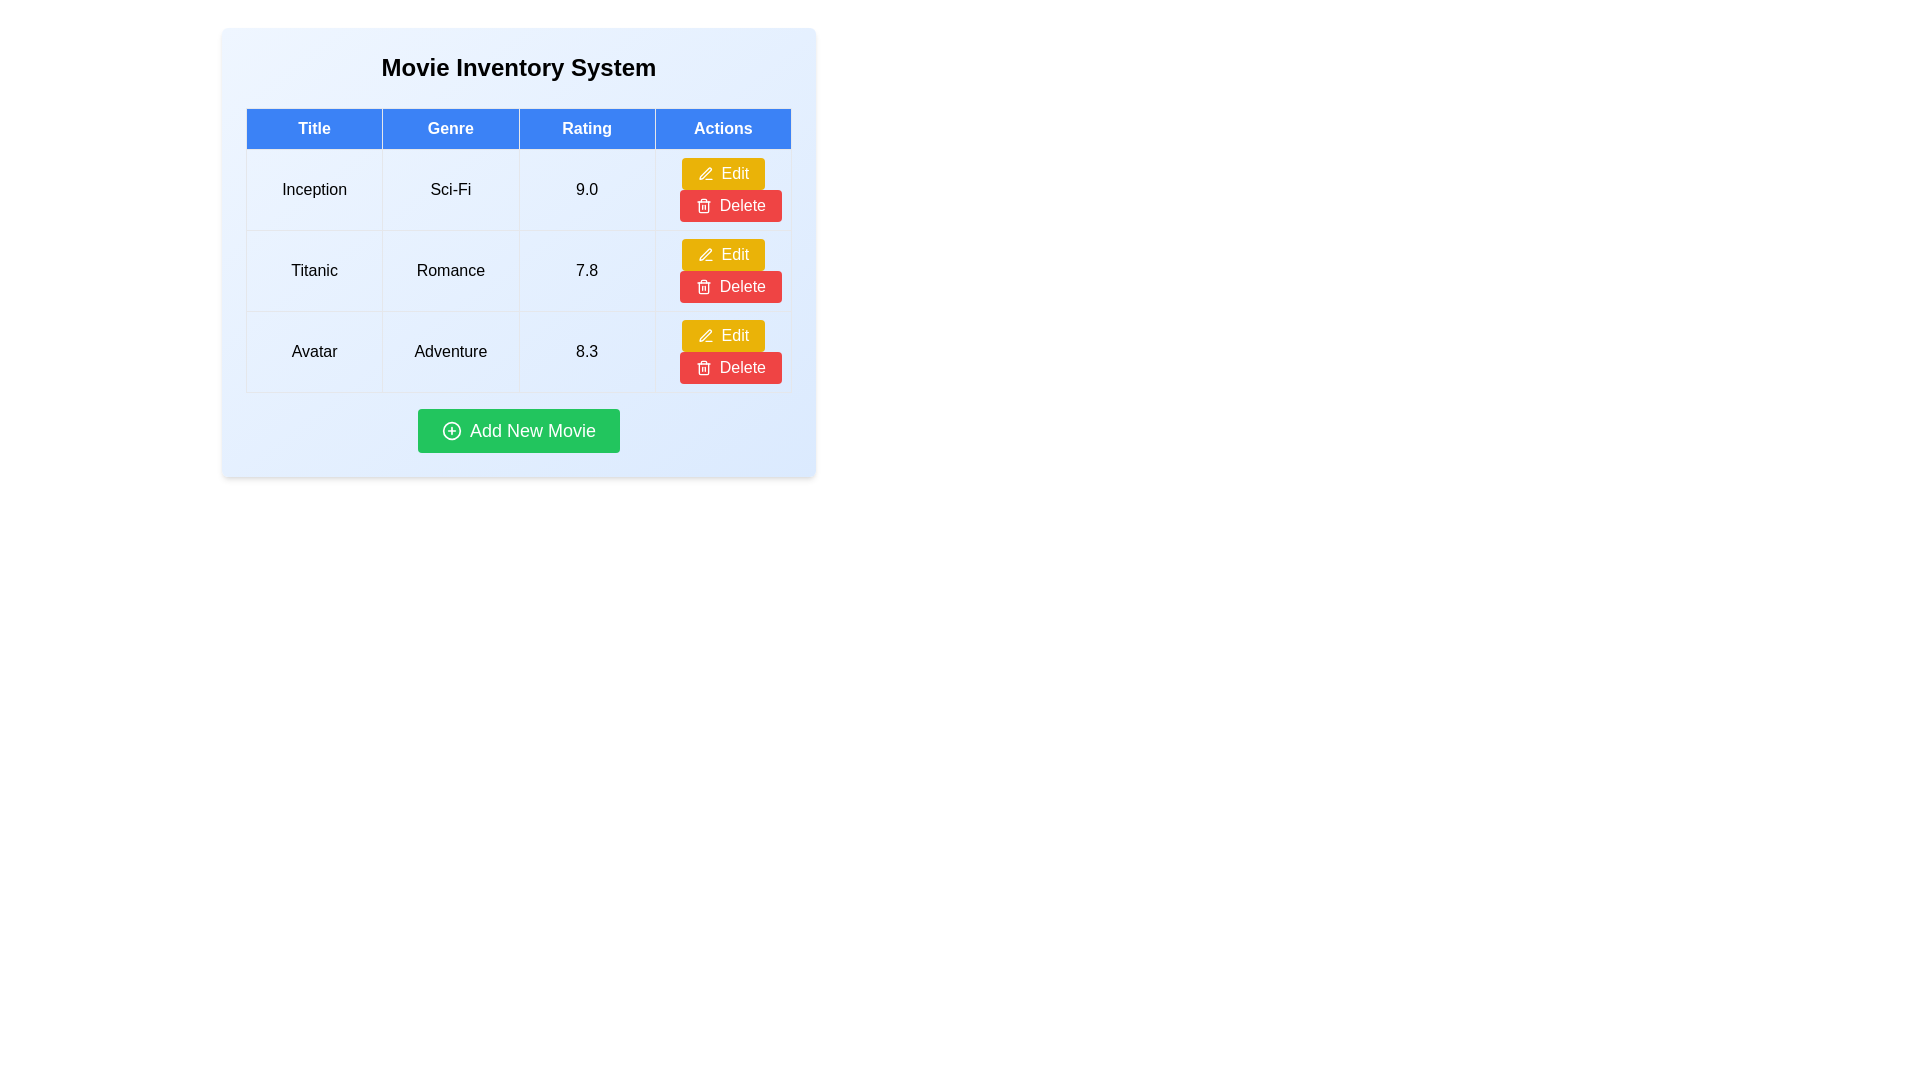  Describe the element at coordinates (729, 205) in the screenshot. I see `the 'Delete' button with a red background and white rounded text in the second row of the 'Actions' column next to the 'Edit' button for the movie 'Titanic'` at that location.